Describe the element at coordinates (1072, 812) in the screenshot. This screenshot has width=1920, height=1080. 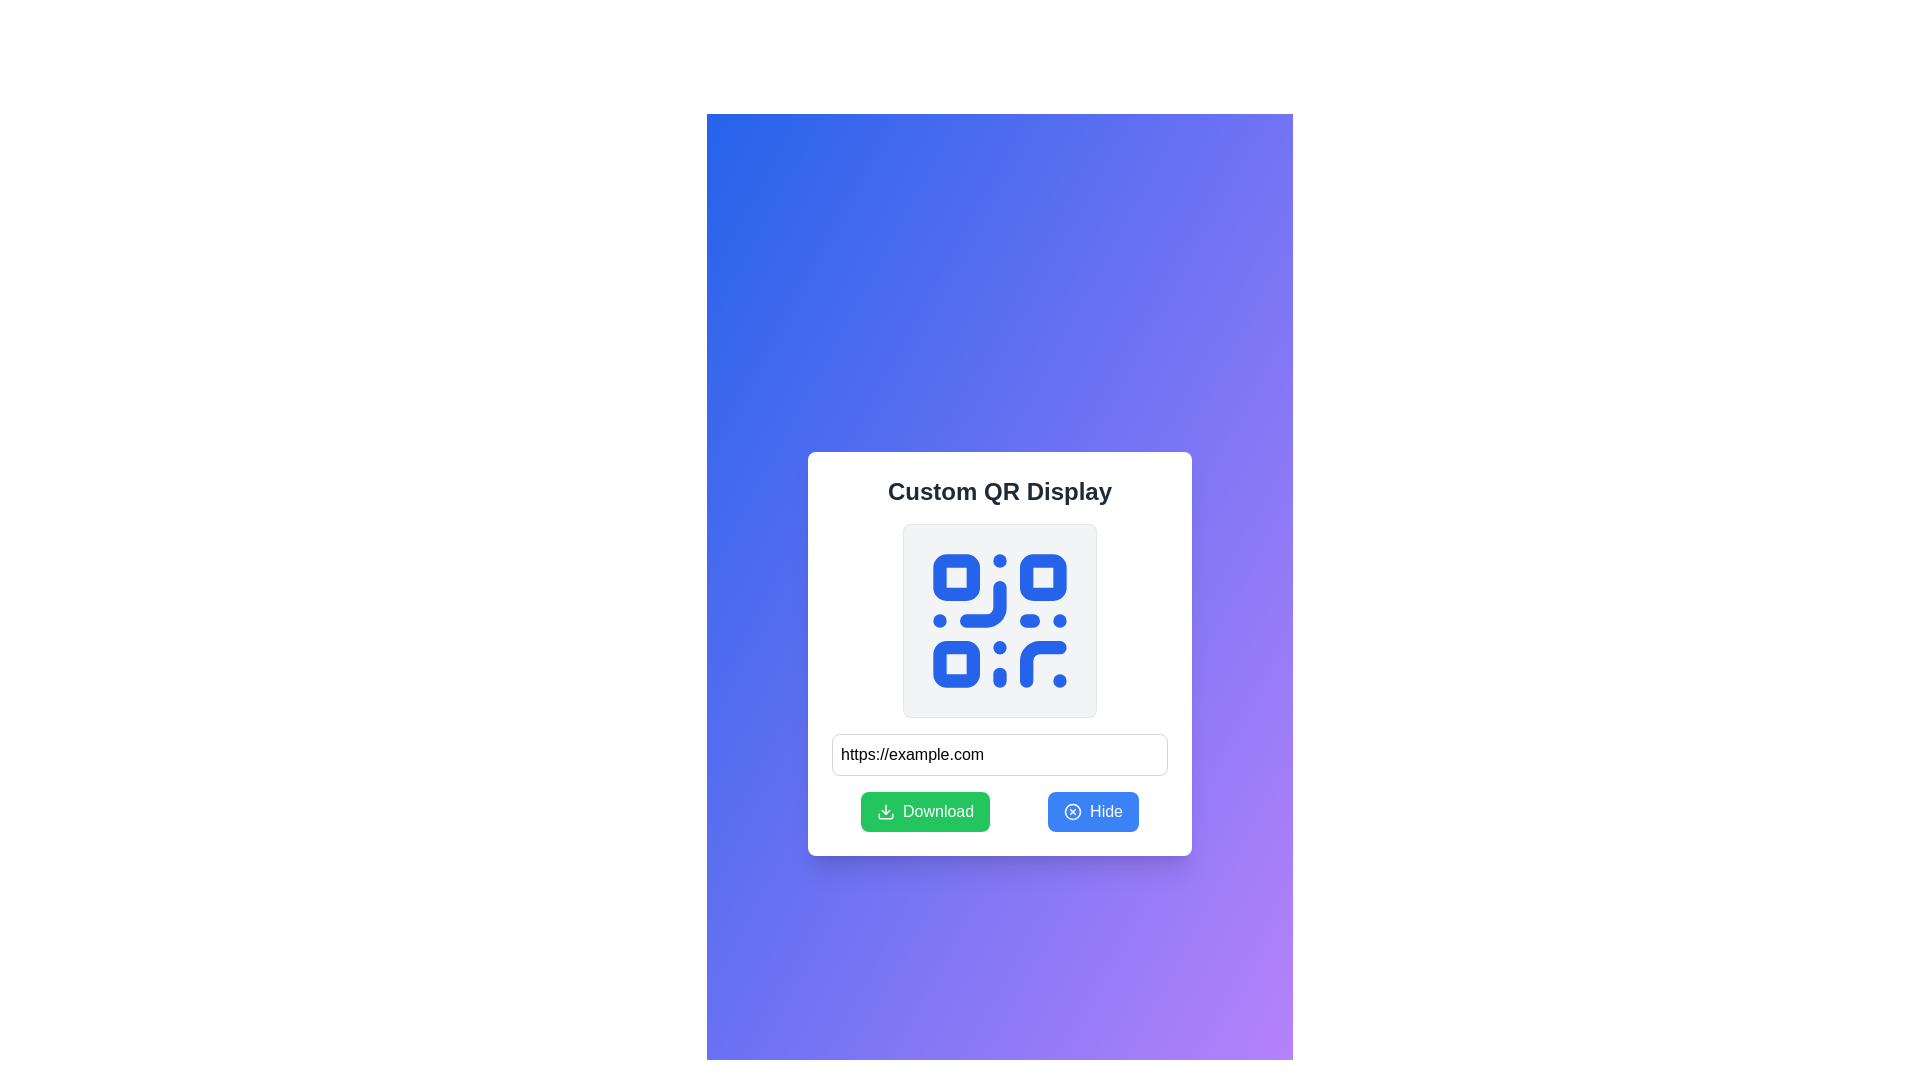
I see `the circular icon that is part of the 'Hide' button located at the bottom-right corner of the modal, which contains a QR code and associated controls` at that location.